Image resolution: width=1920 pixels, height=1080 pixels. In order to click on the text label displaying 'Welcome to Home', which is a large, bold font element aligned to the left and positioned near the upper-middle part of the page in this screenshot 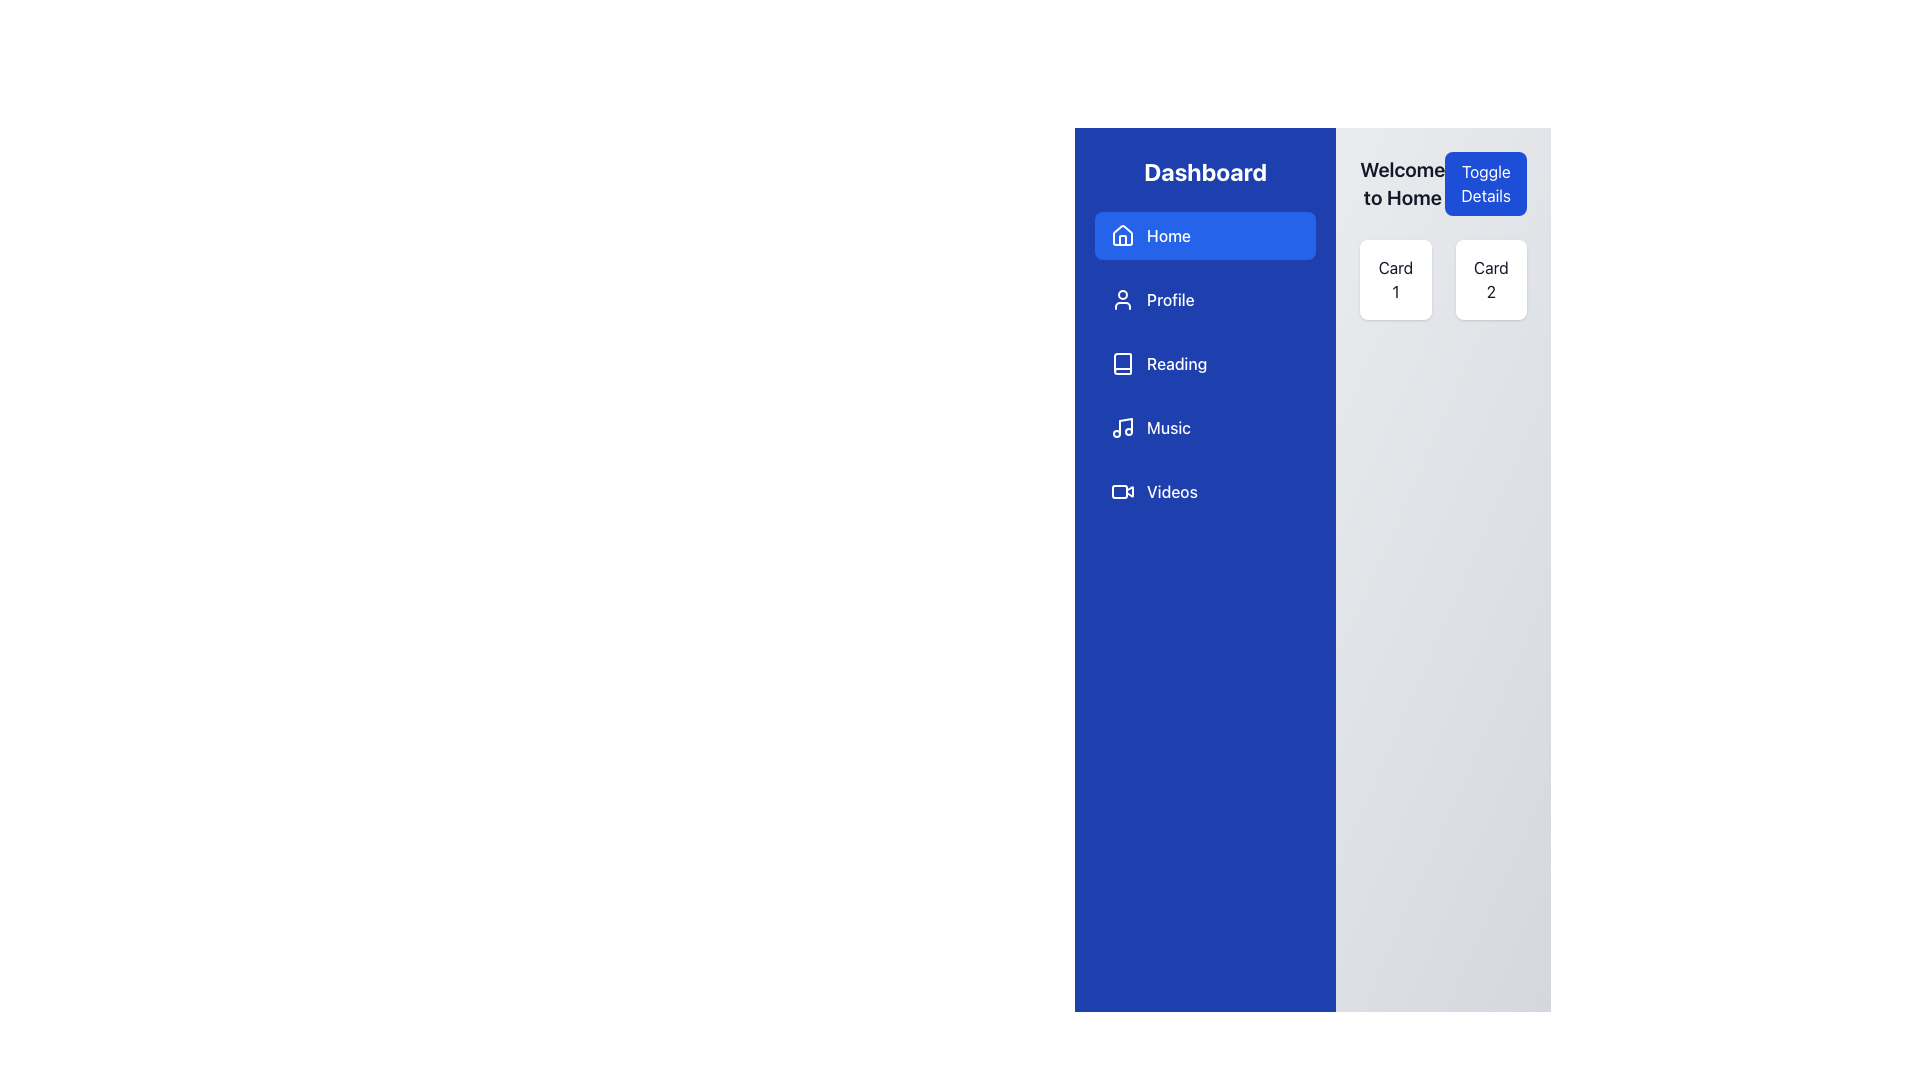, I will do `click(1401, 184)`.